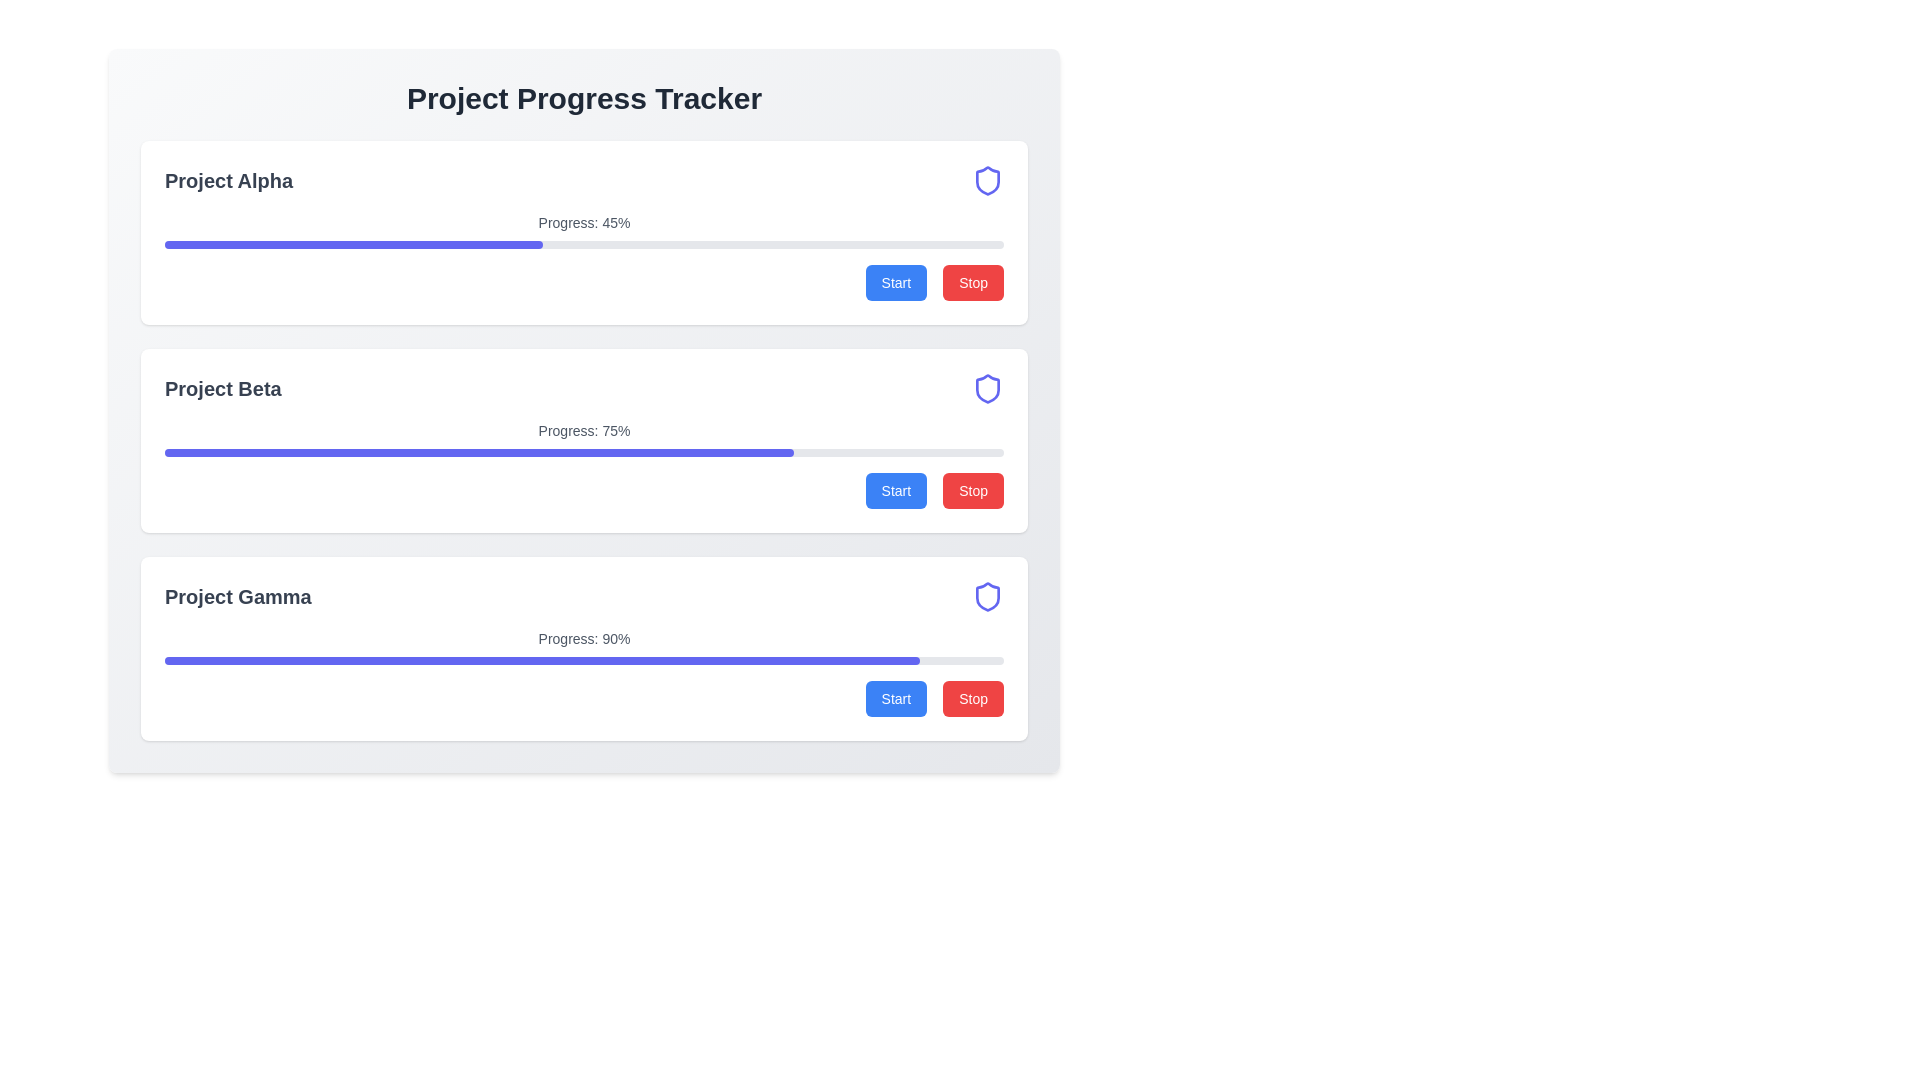 This screenshot has height=1080, width=1920. Describe the element at coordinates (988, 181) in the screenshot. I see `the security indicator icon related to 'Project Alpha', which is located on the rightmost side of the interface, aligned with the text of 'Project Alpha'` at that location.